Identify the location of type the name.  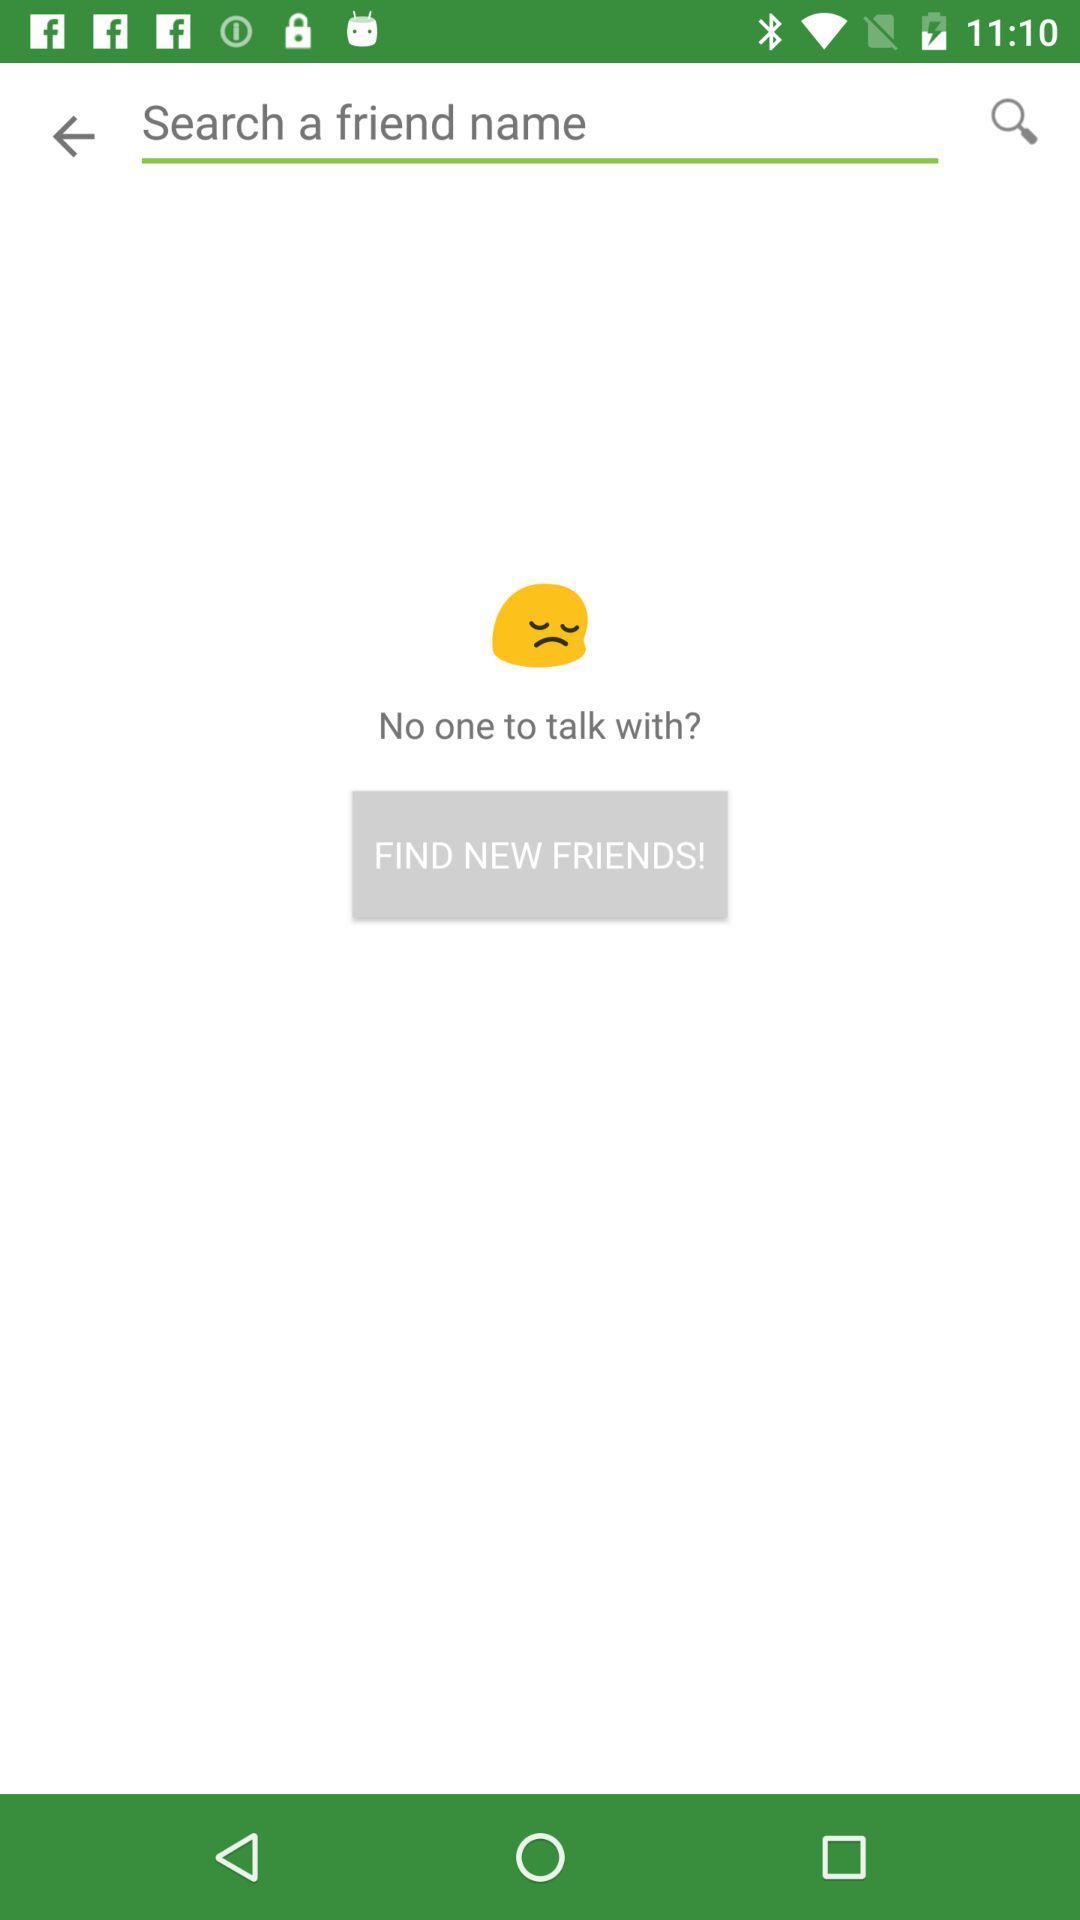
(540, 121).